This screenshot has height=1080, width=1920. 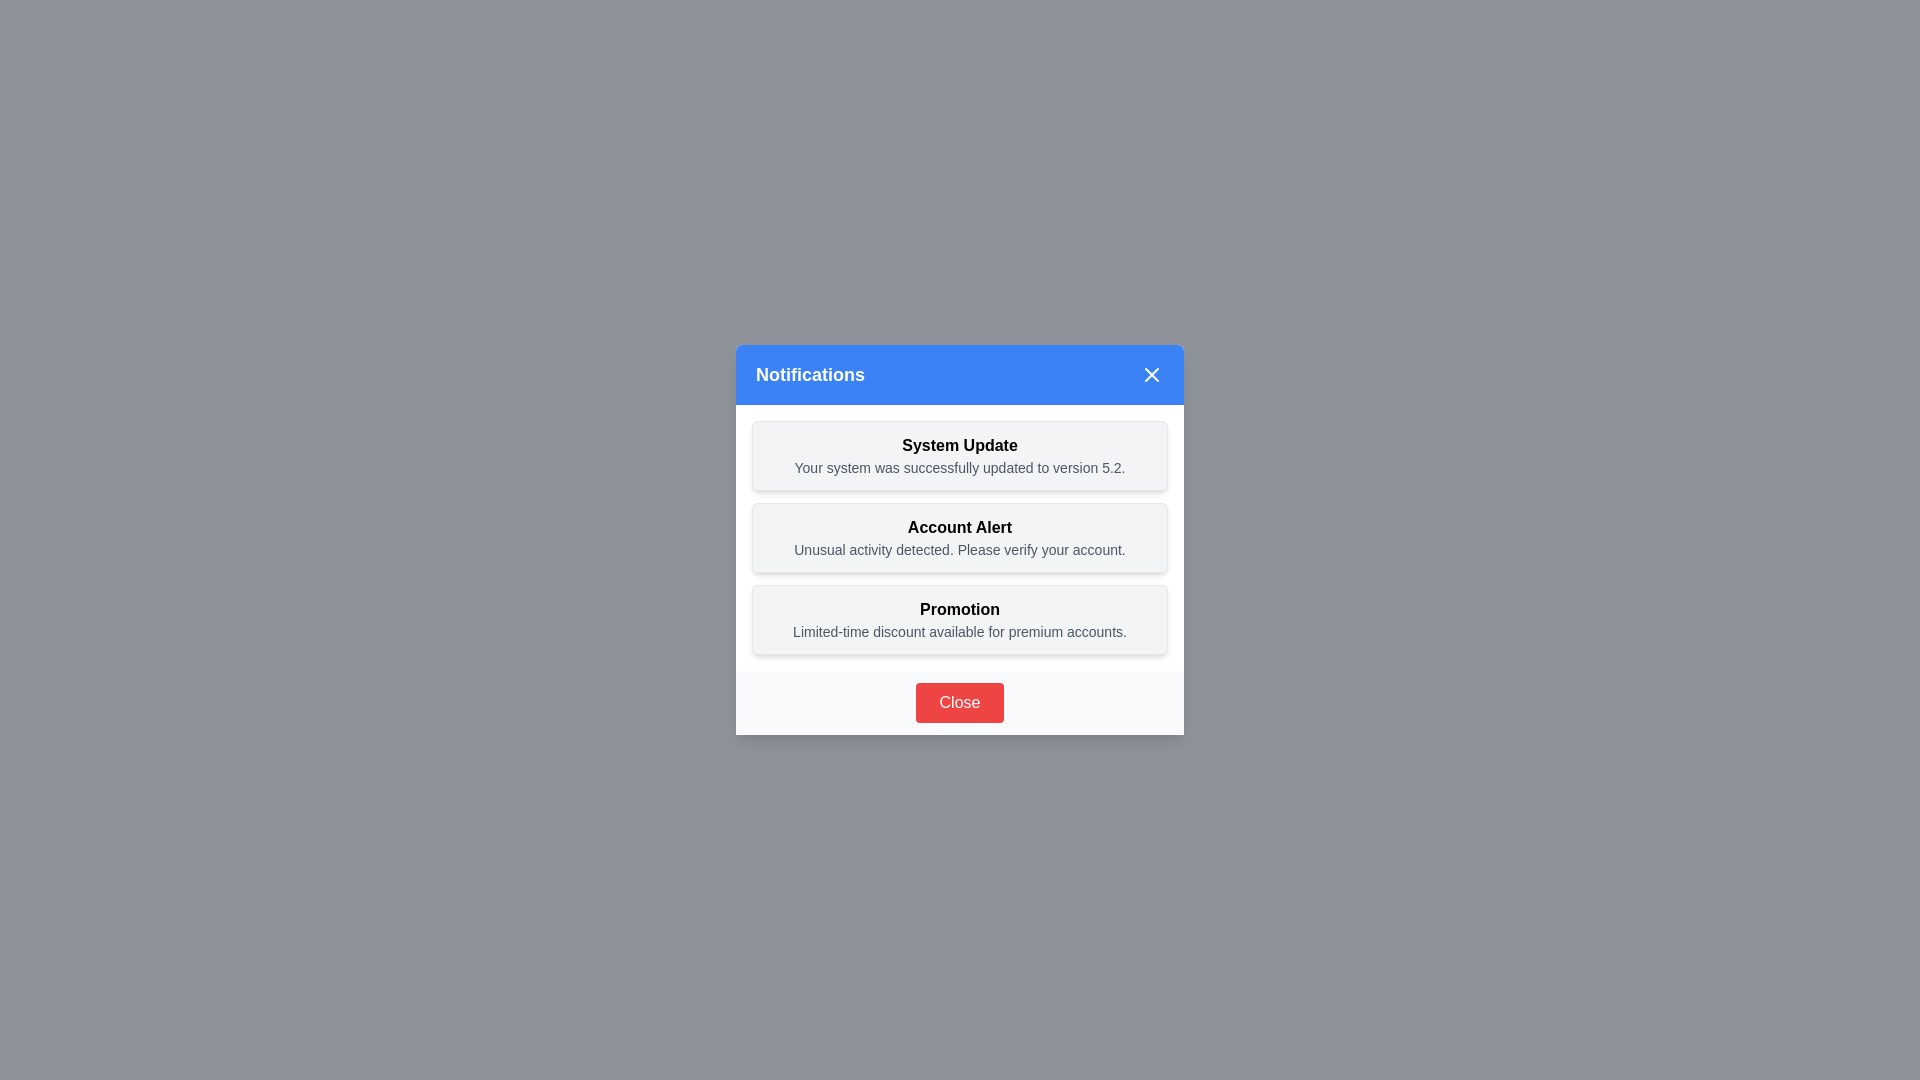 What do you see at coordinates (1152, 374) in the screenshot?
I see `the close icon ('X') located in the top-right corner of the 'Notifications' header` at bounding box center [1152, 374].